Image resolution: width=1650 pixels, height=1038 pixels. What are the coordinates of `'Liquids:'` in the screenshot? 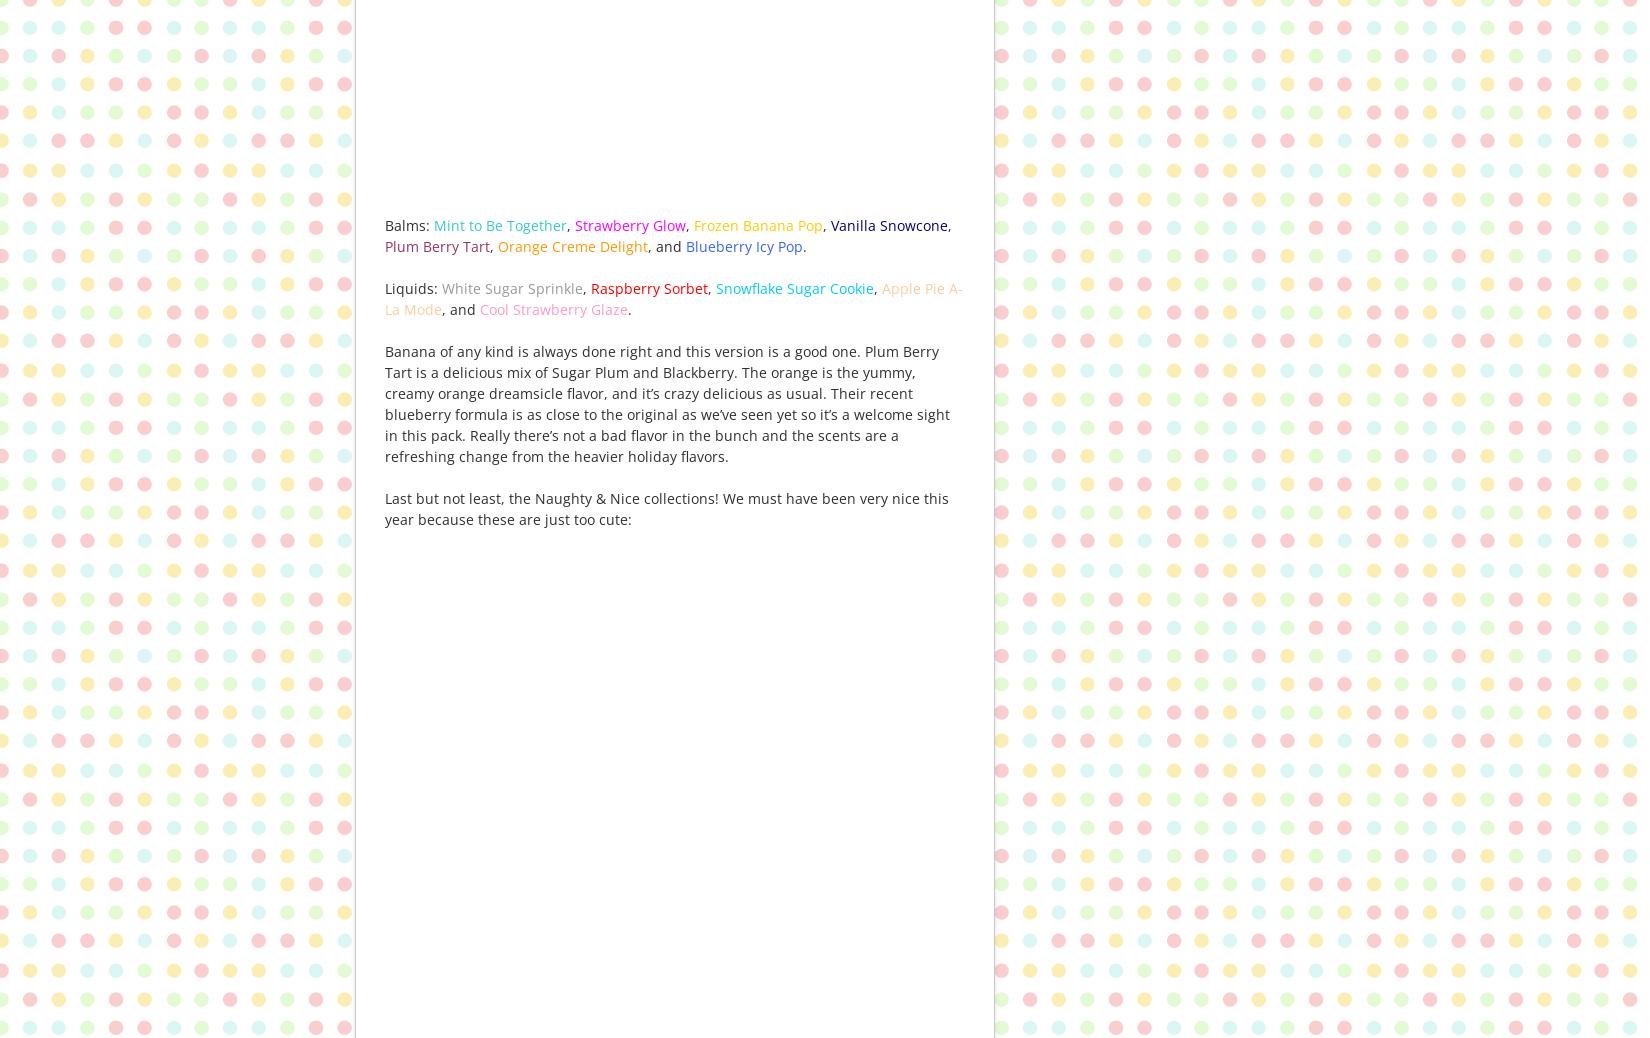 It's located at (412, 287).